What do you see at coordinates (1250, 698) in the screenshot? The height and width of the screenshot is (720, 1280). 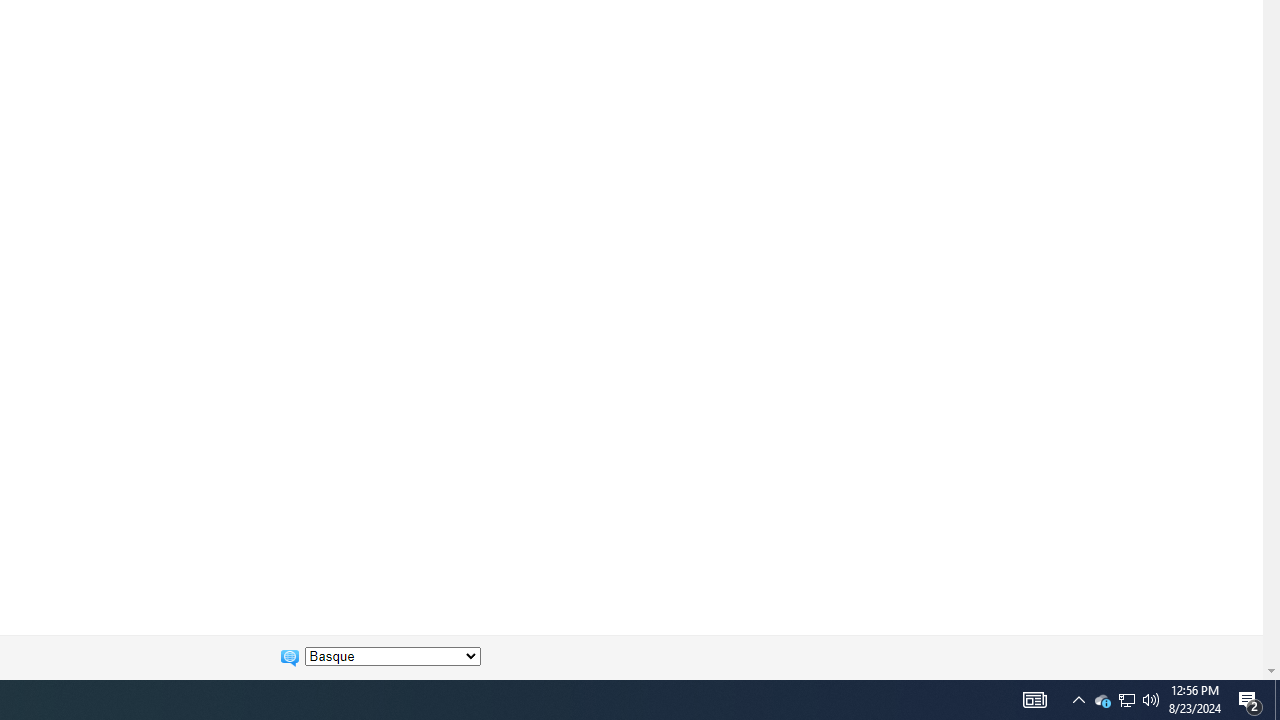 I see `'Show desktop'` at bounding box center [1250, 698].